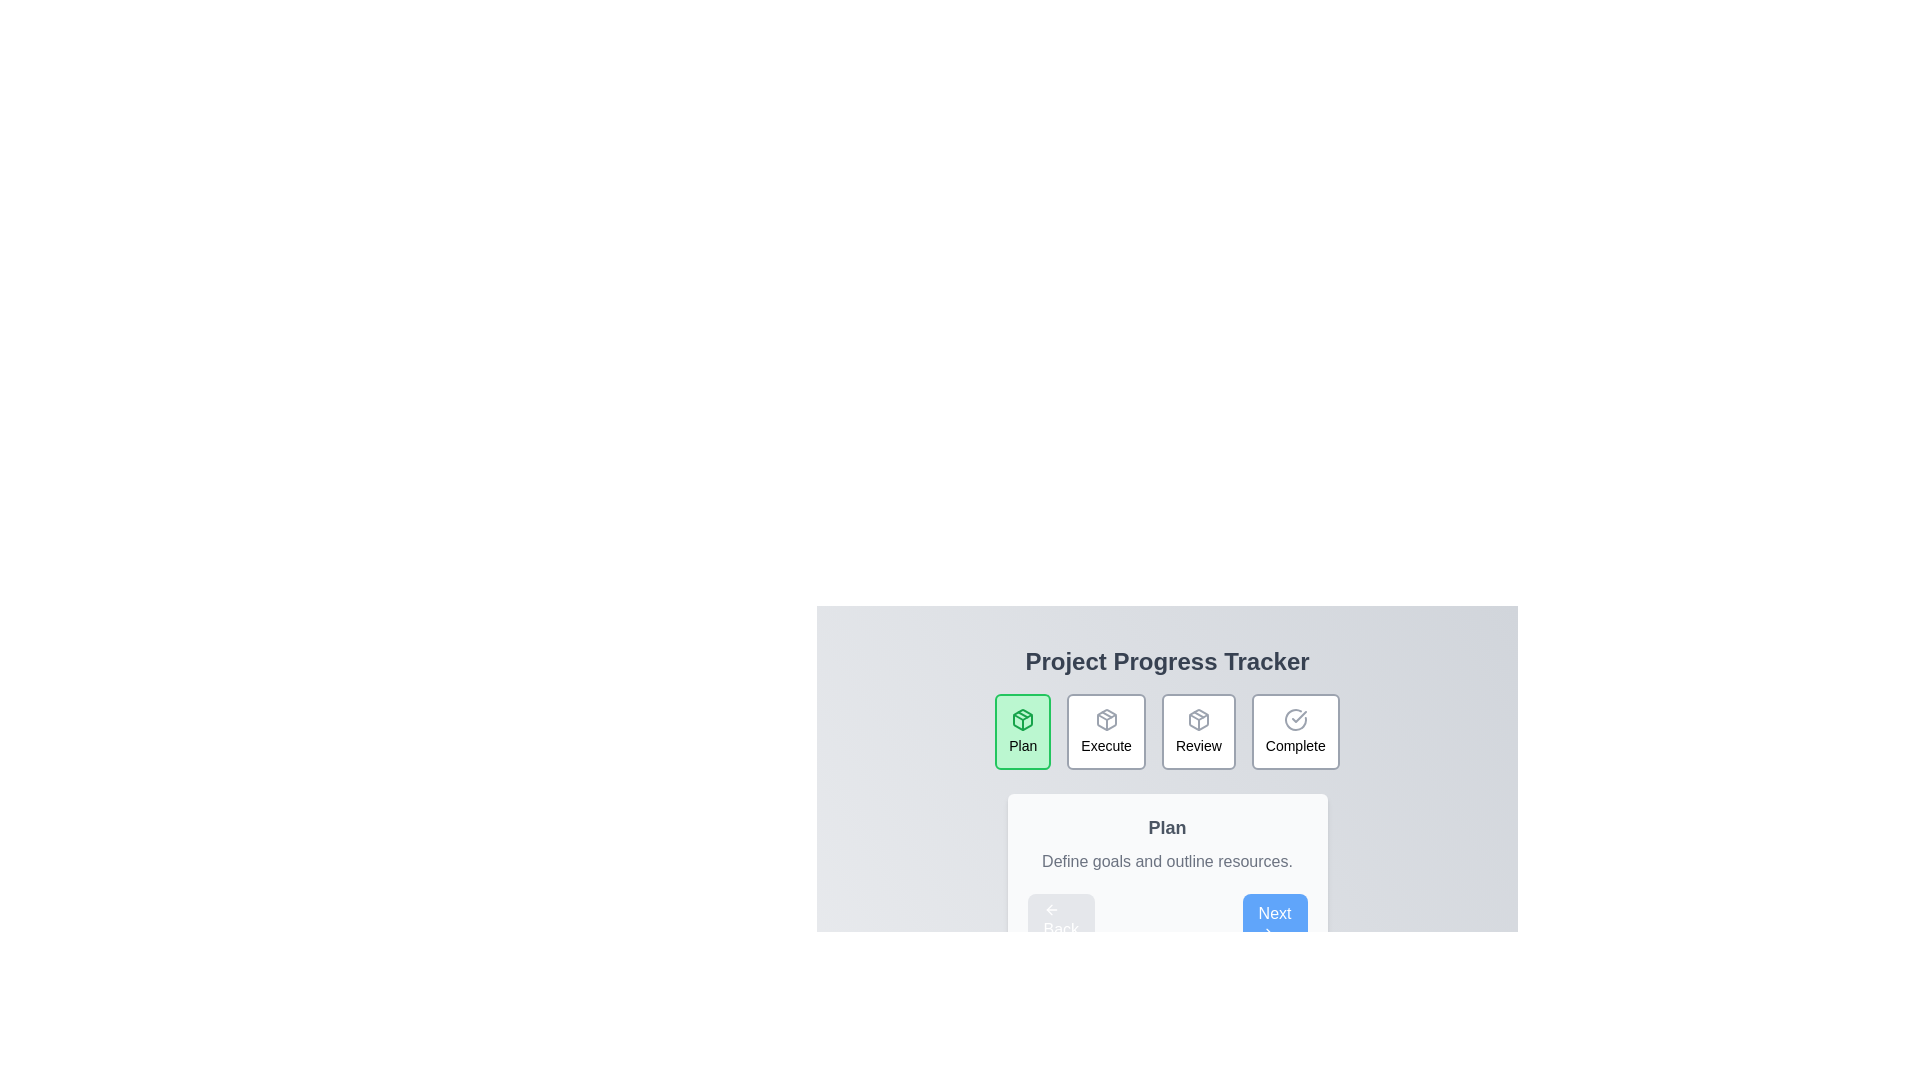 This screenshot has height=1080, width=1920. What do you see at coordinates (1022, 732) in the screenshot?
I see `the step labeled Plan to select it` at bounding box center [1022, 732].